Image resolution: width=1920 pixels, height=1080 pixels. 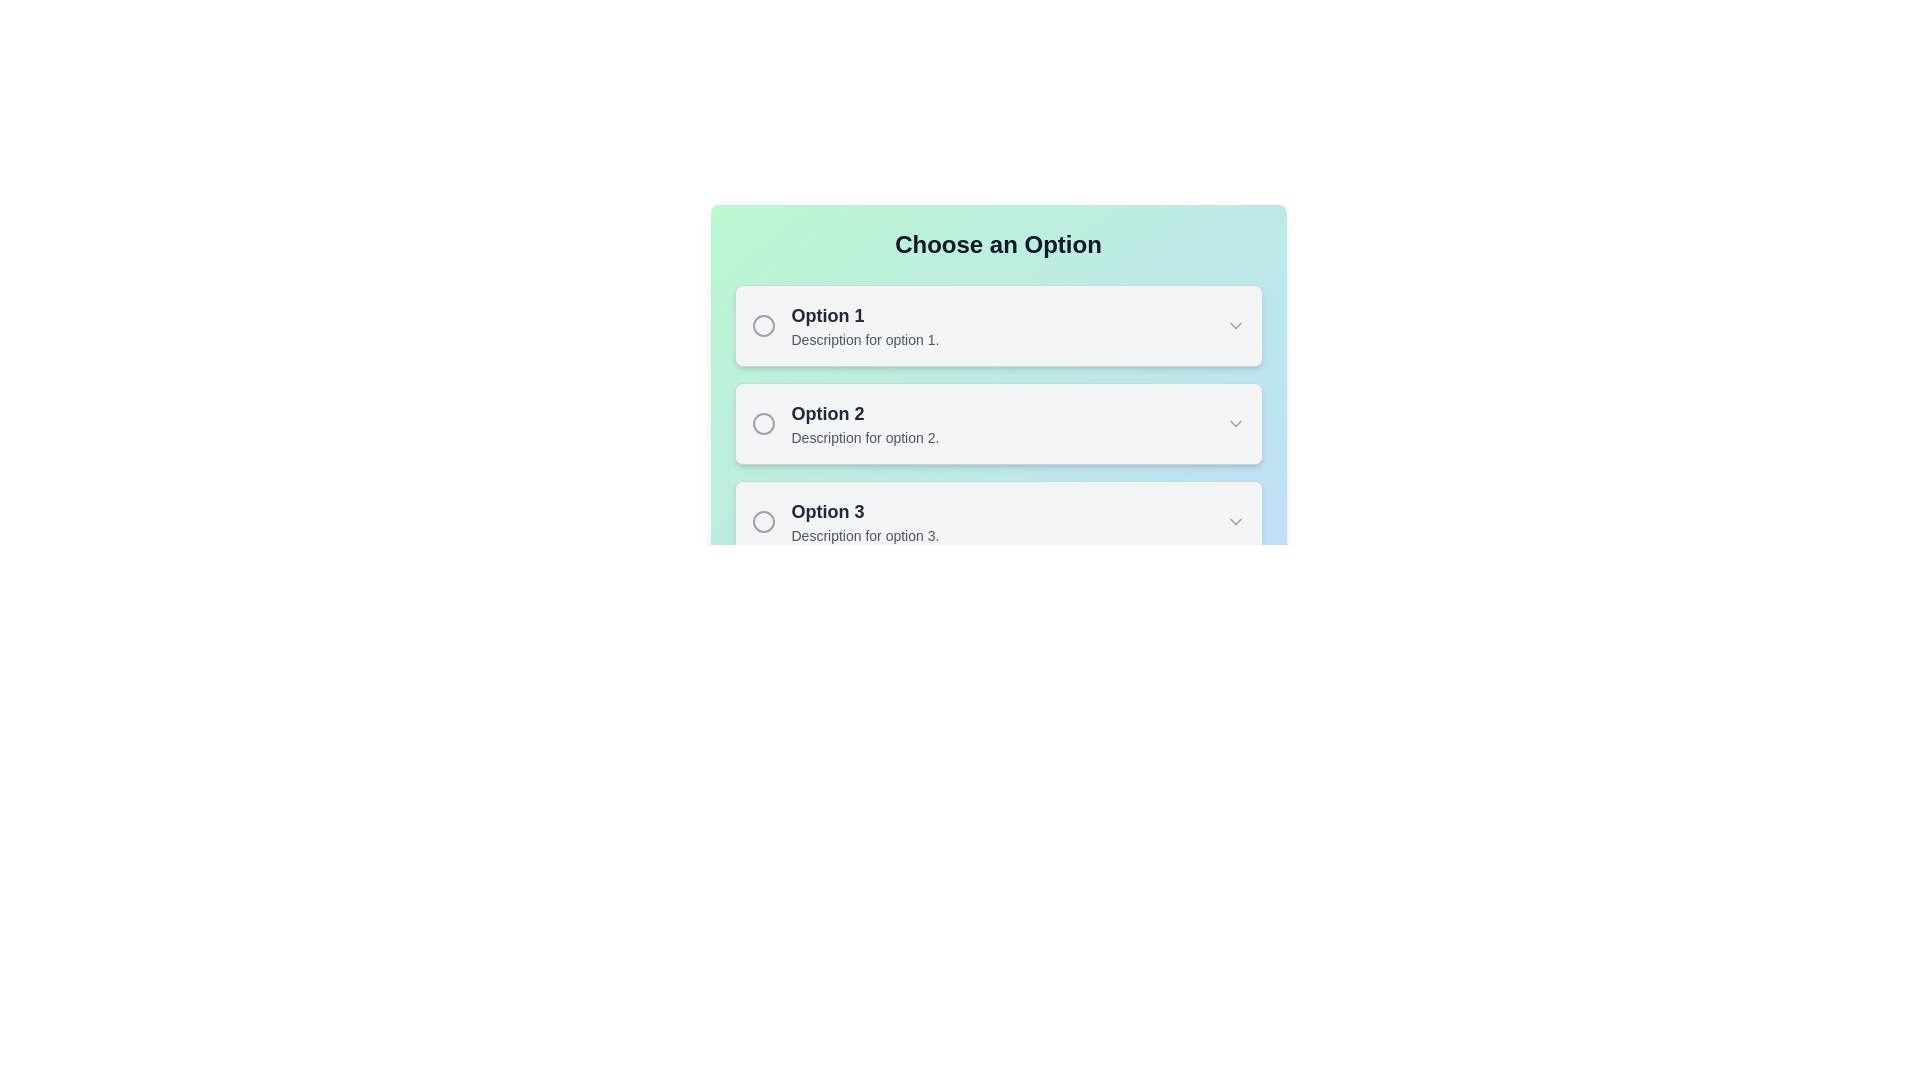 I want to click on the arrow icon located at the far right of the 'Option 2' entry, so click(x=1233, y=423).